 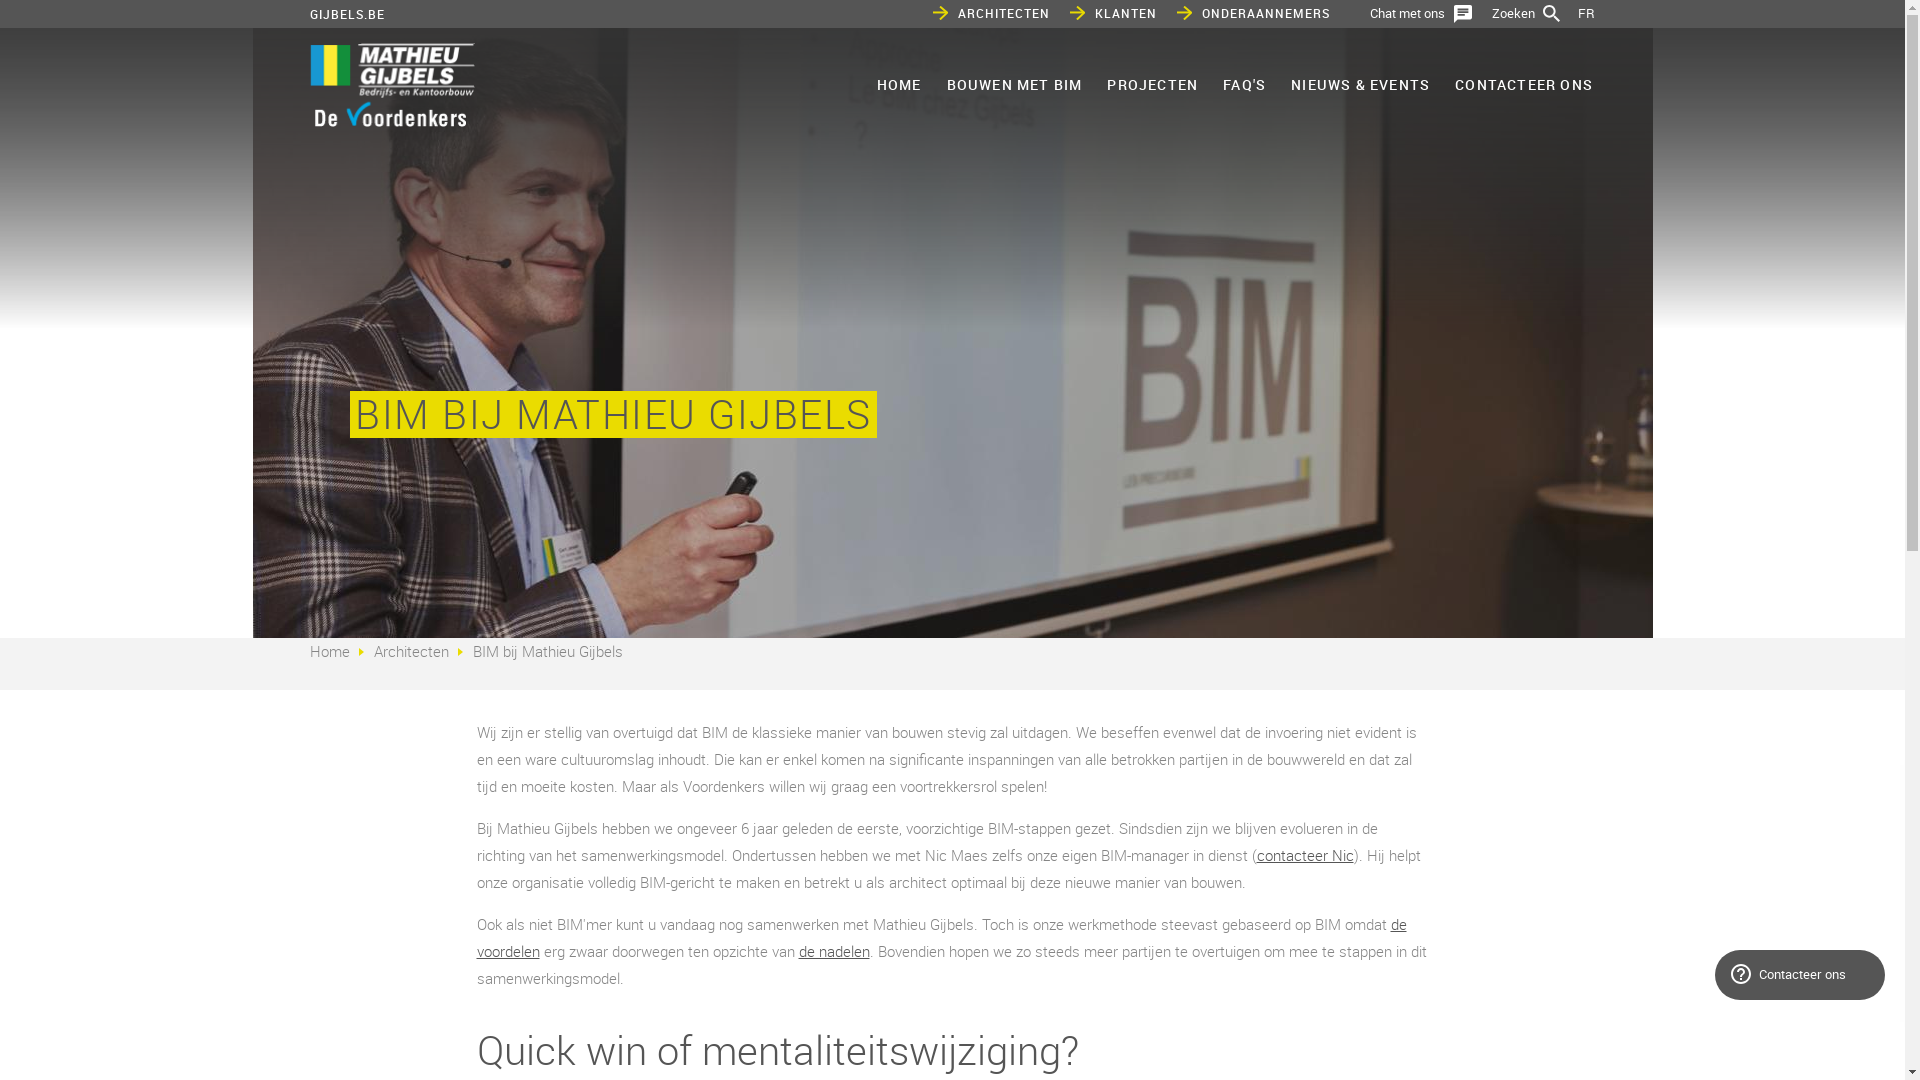 What do you see at coordinates (1359, 83) in the screenshot?
I see `'NIEUWS & EVENTS'` at bounding box center [1359, 83].